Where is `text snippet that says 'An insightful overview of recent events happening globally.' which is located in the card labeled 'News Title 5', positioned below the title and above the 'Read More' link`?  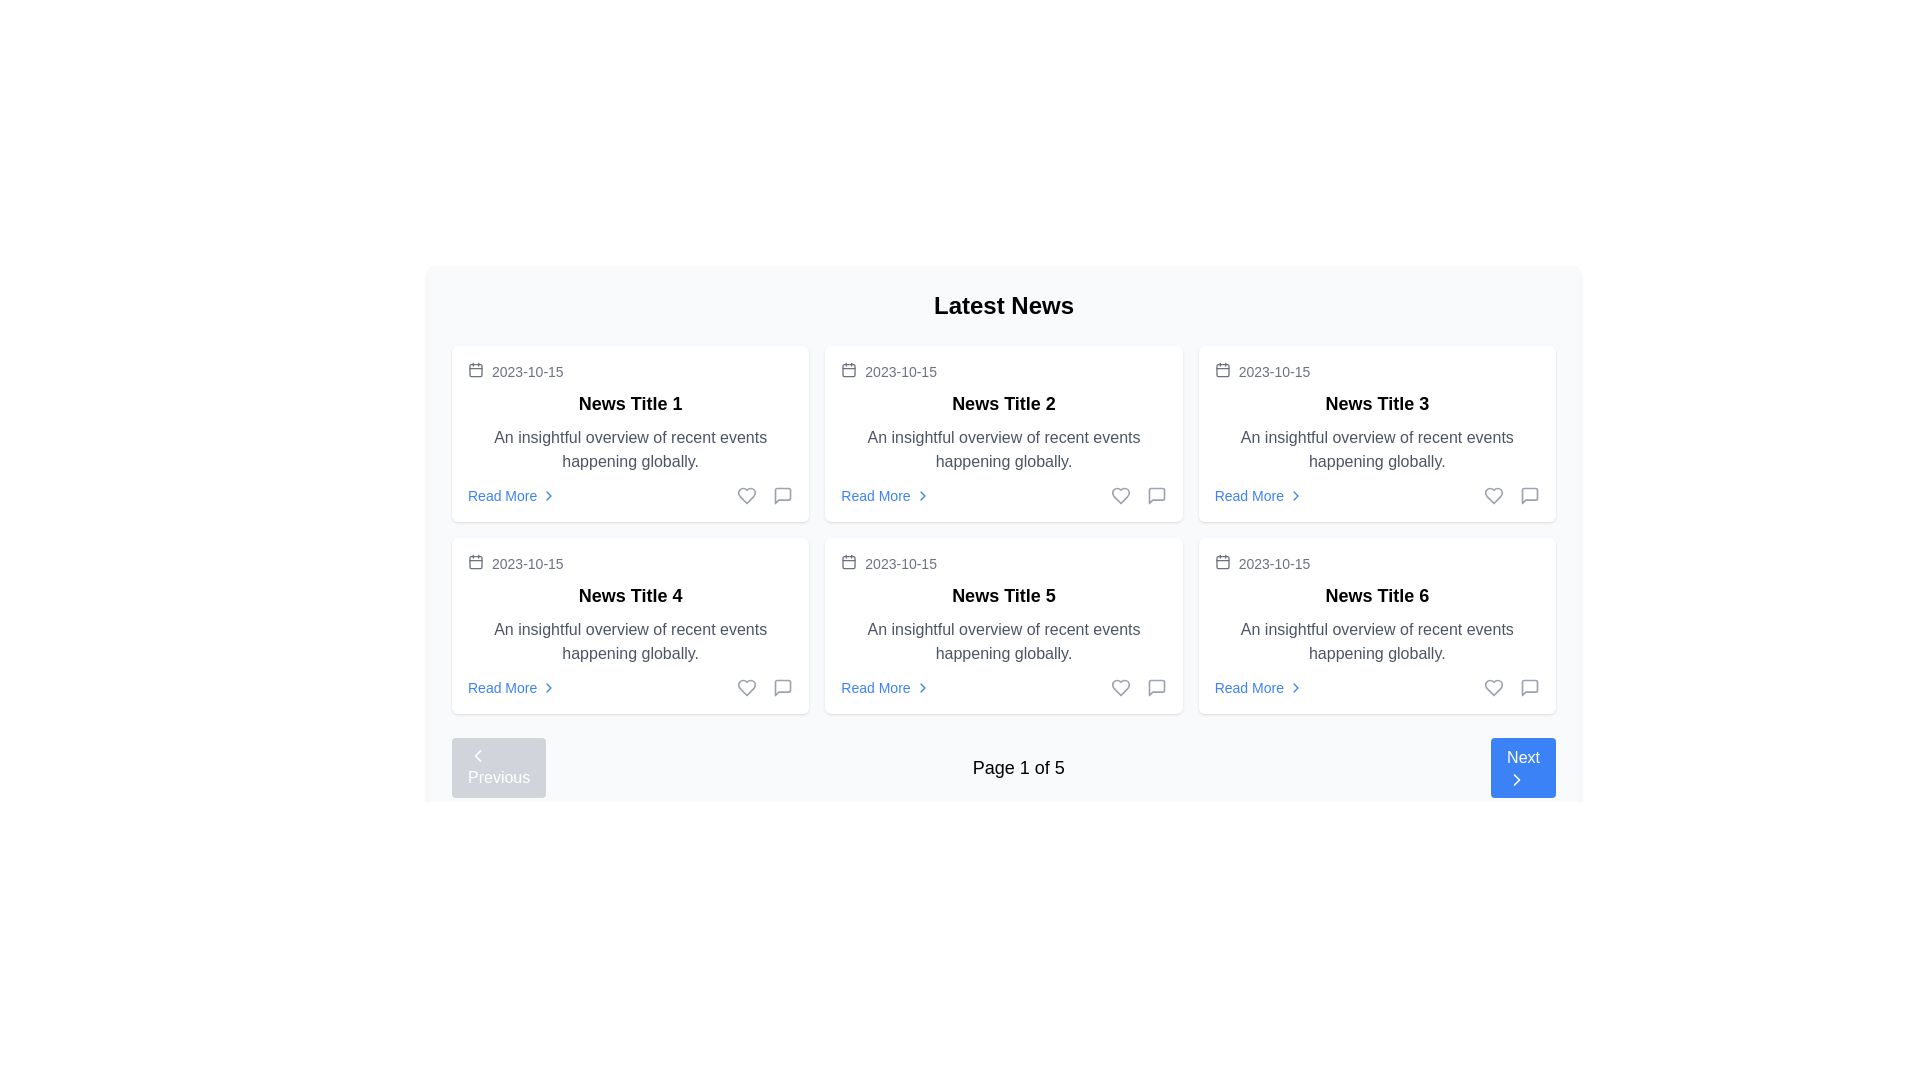
text snippet that says 'An insightful overview of recent events happening globally.' which is located in the card labeled 'News Title 5', positioned below the title and above the 'Read More' link is located at coordinates (1003, 641).